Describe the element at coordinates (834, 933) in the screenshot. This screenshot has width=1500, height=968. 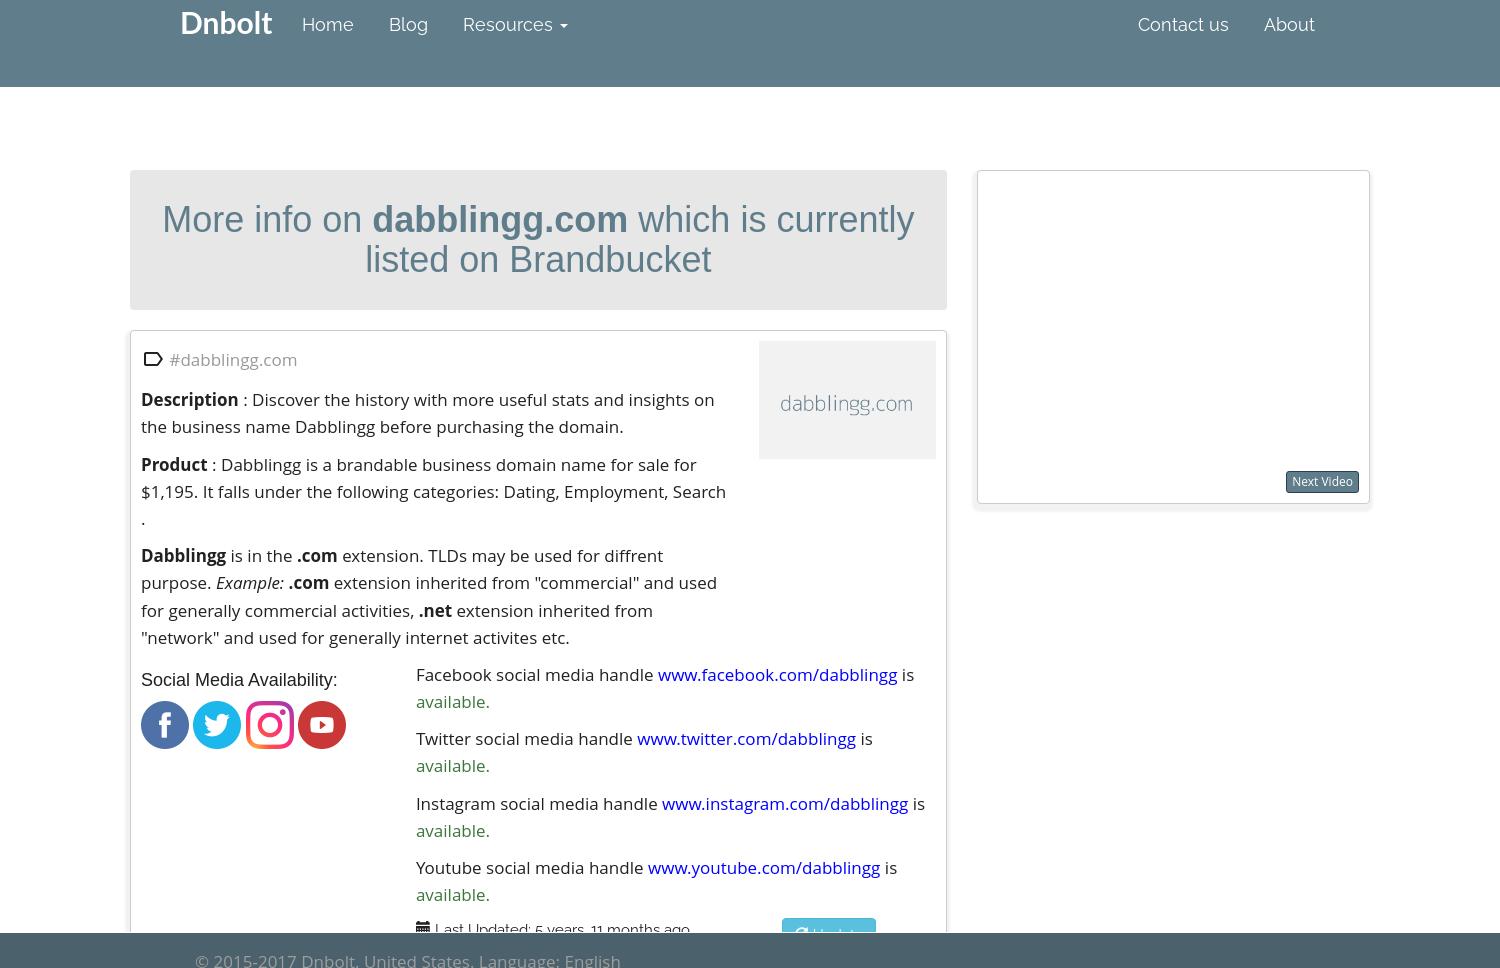
I see `'Update'` at that location.